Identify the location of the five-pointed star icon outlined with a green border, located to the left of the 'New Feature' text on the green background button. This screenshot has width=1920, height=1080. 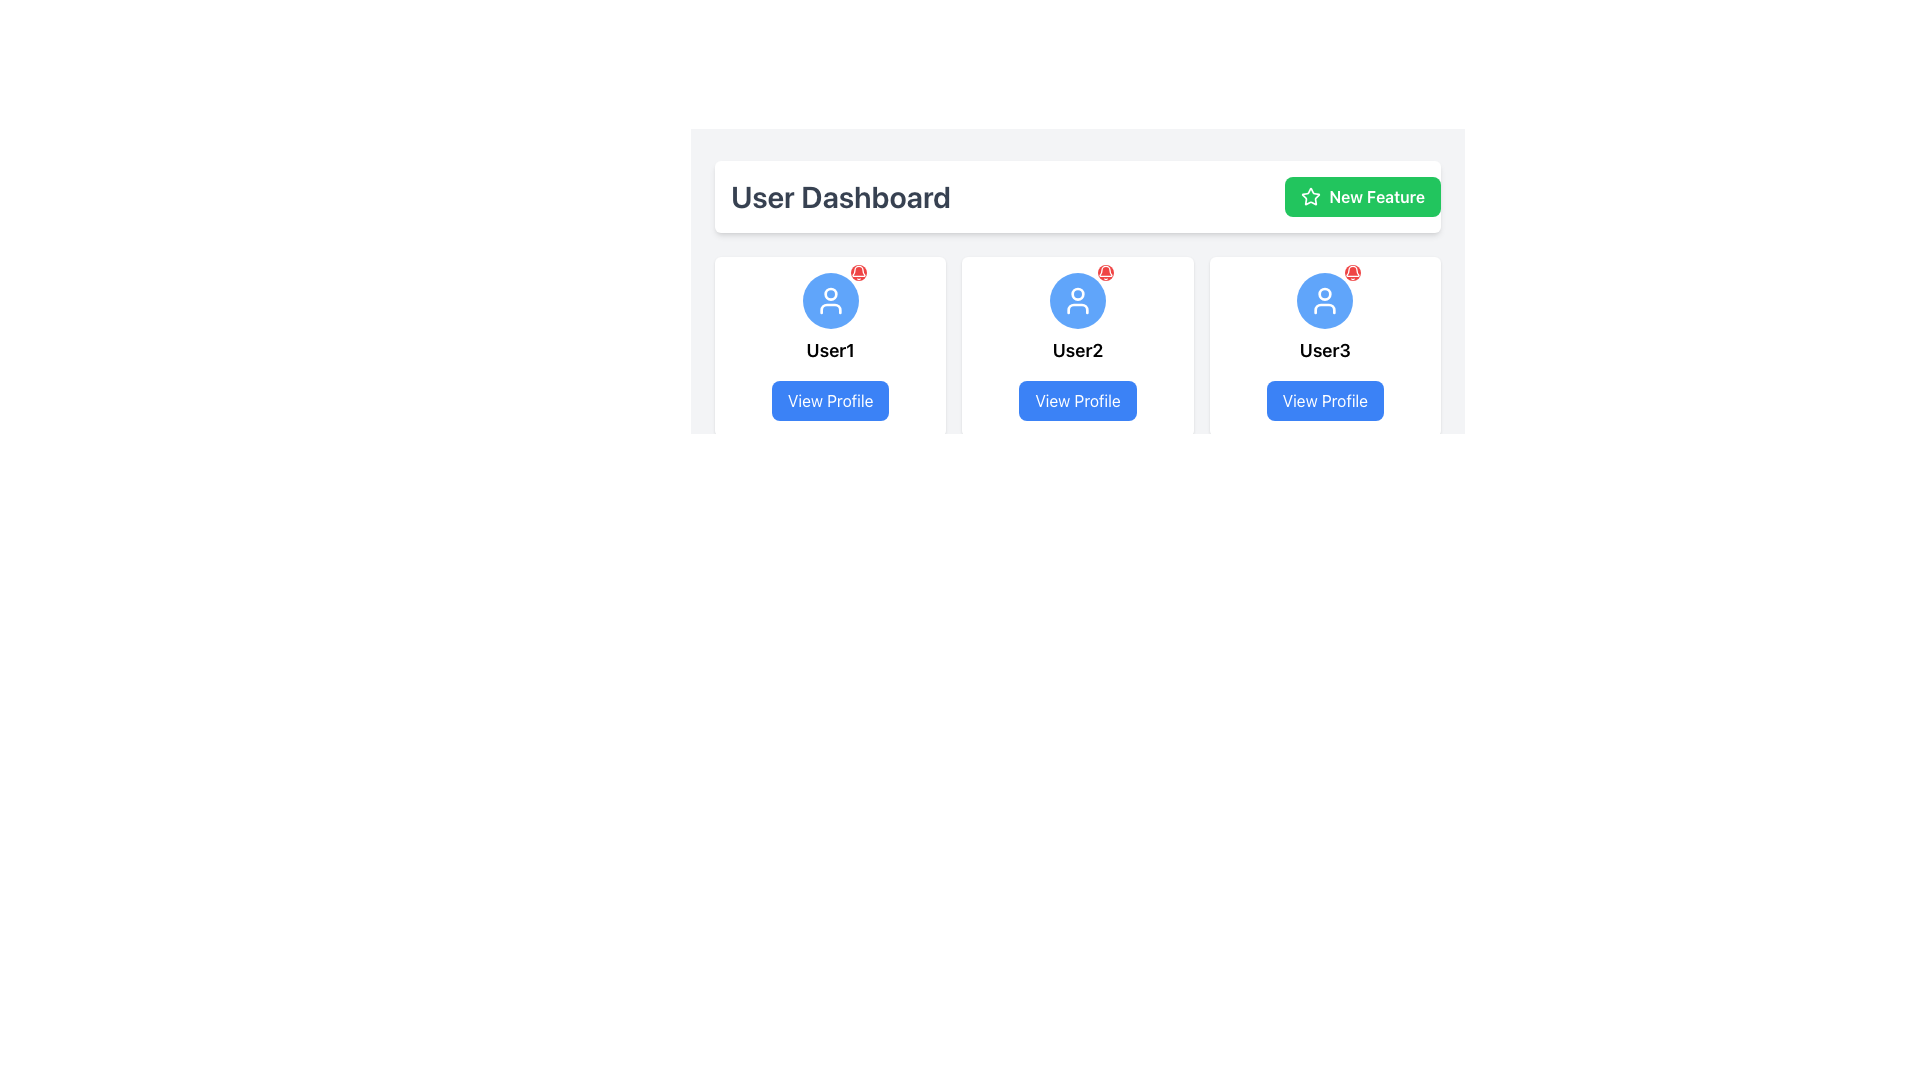
(1311, 196).